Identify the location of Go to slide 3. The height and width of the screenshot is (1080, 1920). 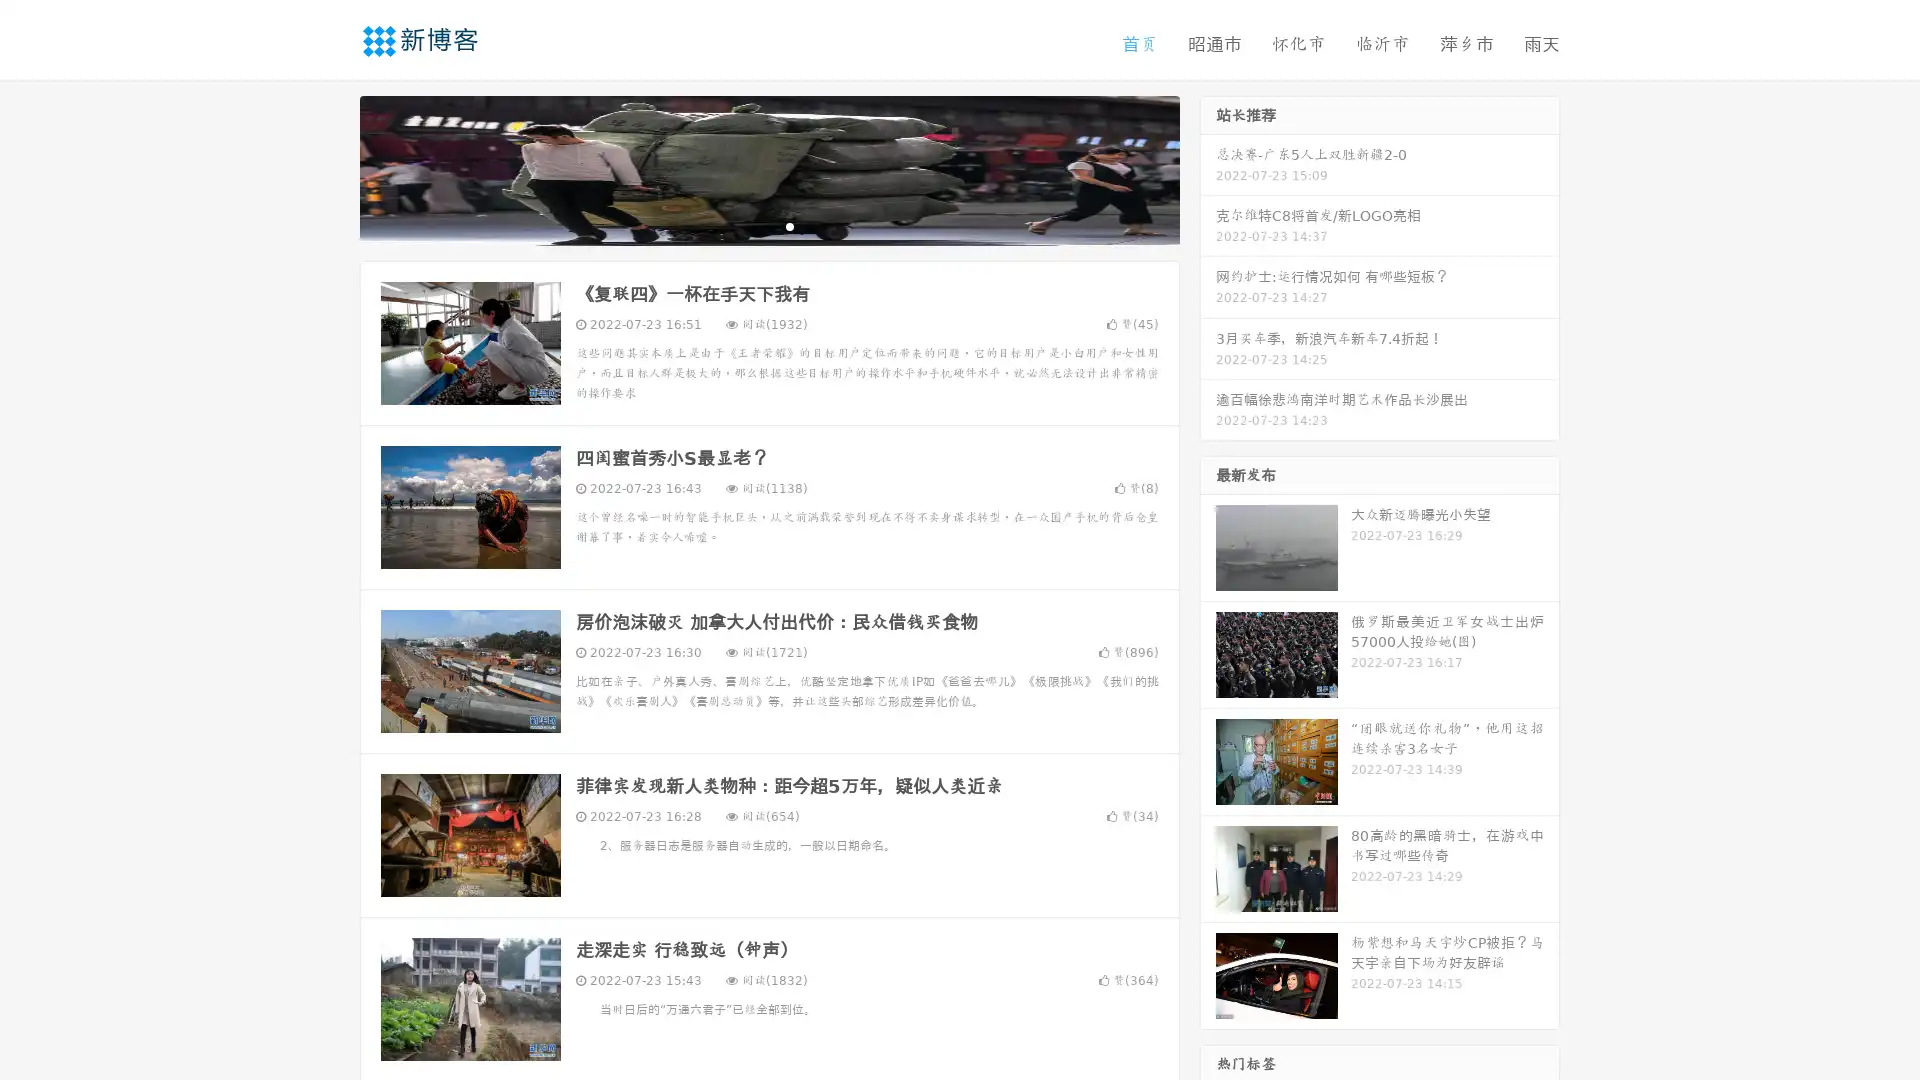
(789, 225).